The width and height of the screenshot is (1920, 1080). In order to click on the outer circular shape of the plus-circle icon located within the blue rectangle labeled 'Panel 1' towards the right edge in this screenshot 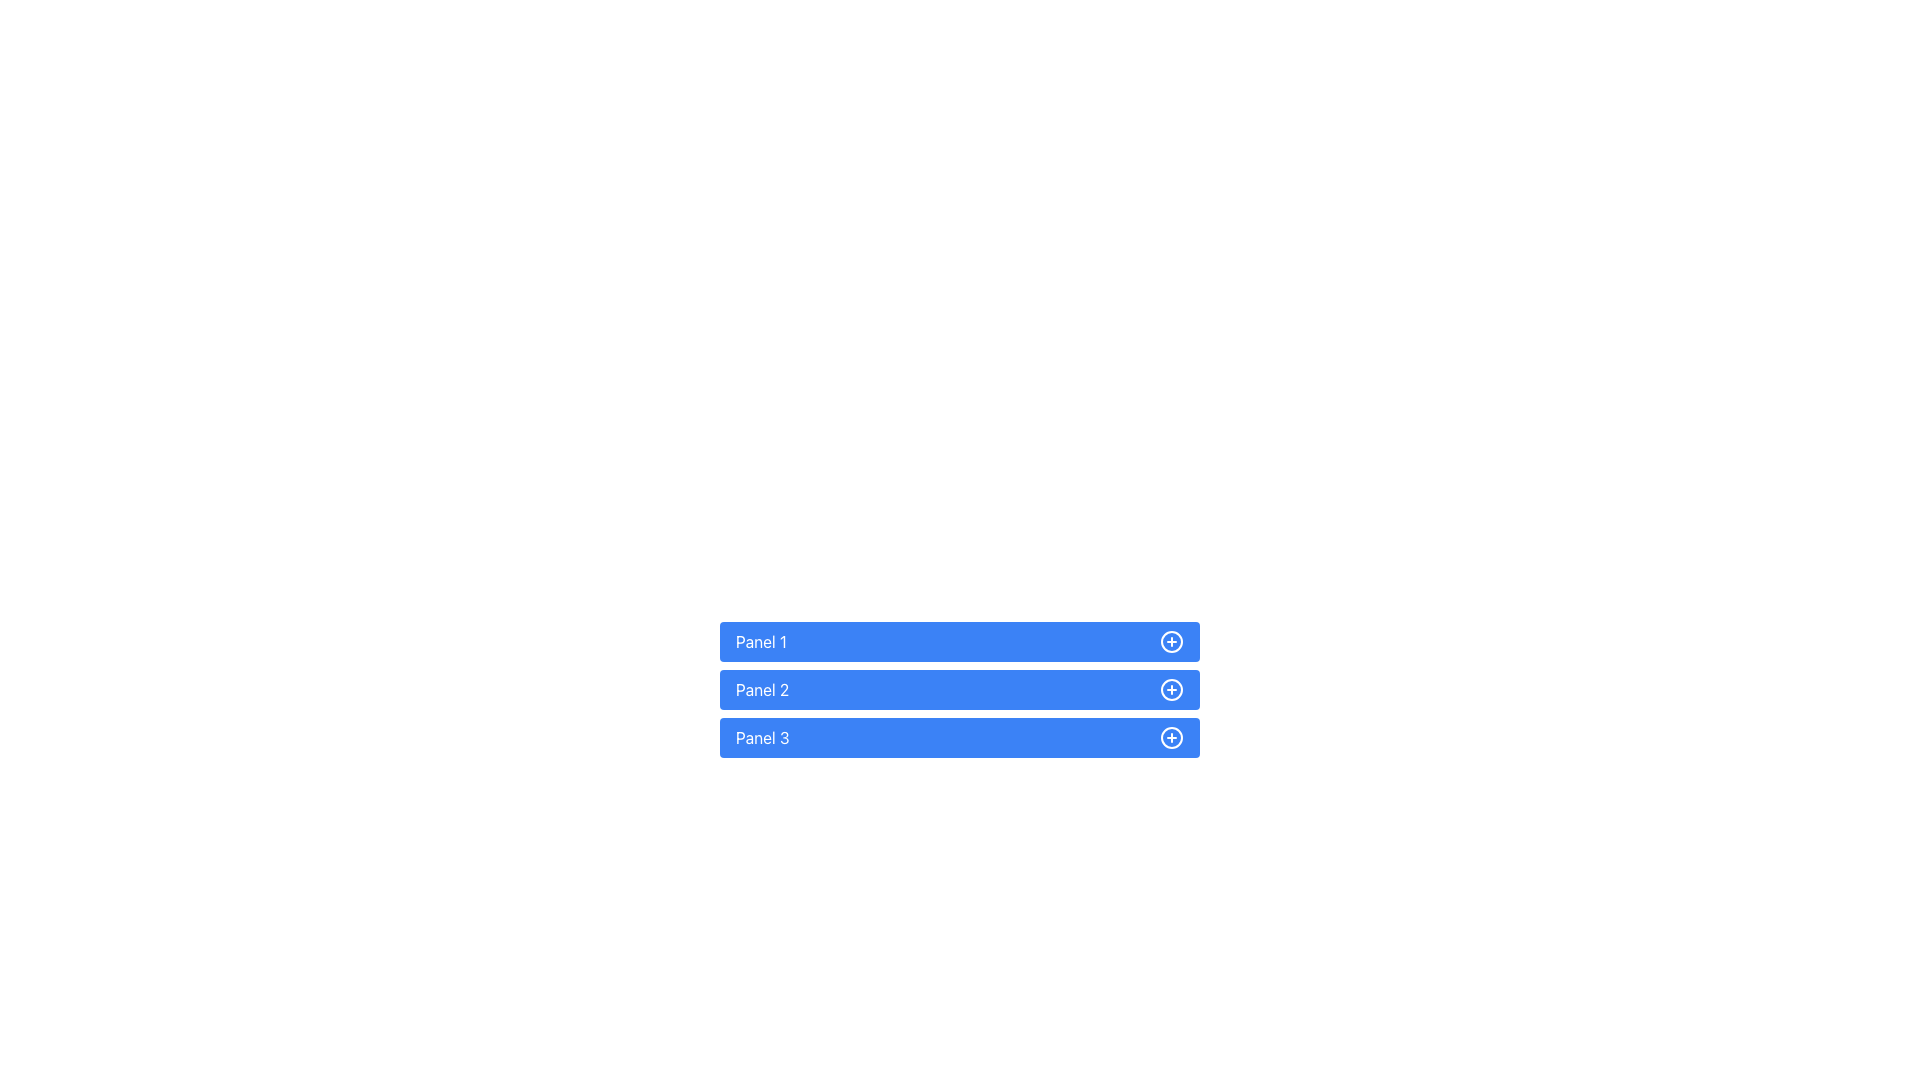, I will do `click(1171, 641)`.